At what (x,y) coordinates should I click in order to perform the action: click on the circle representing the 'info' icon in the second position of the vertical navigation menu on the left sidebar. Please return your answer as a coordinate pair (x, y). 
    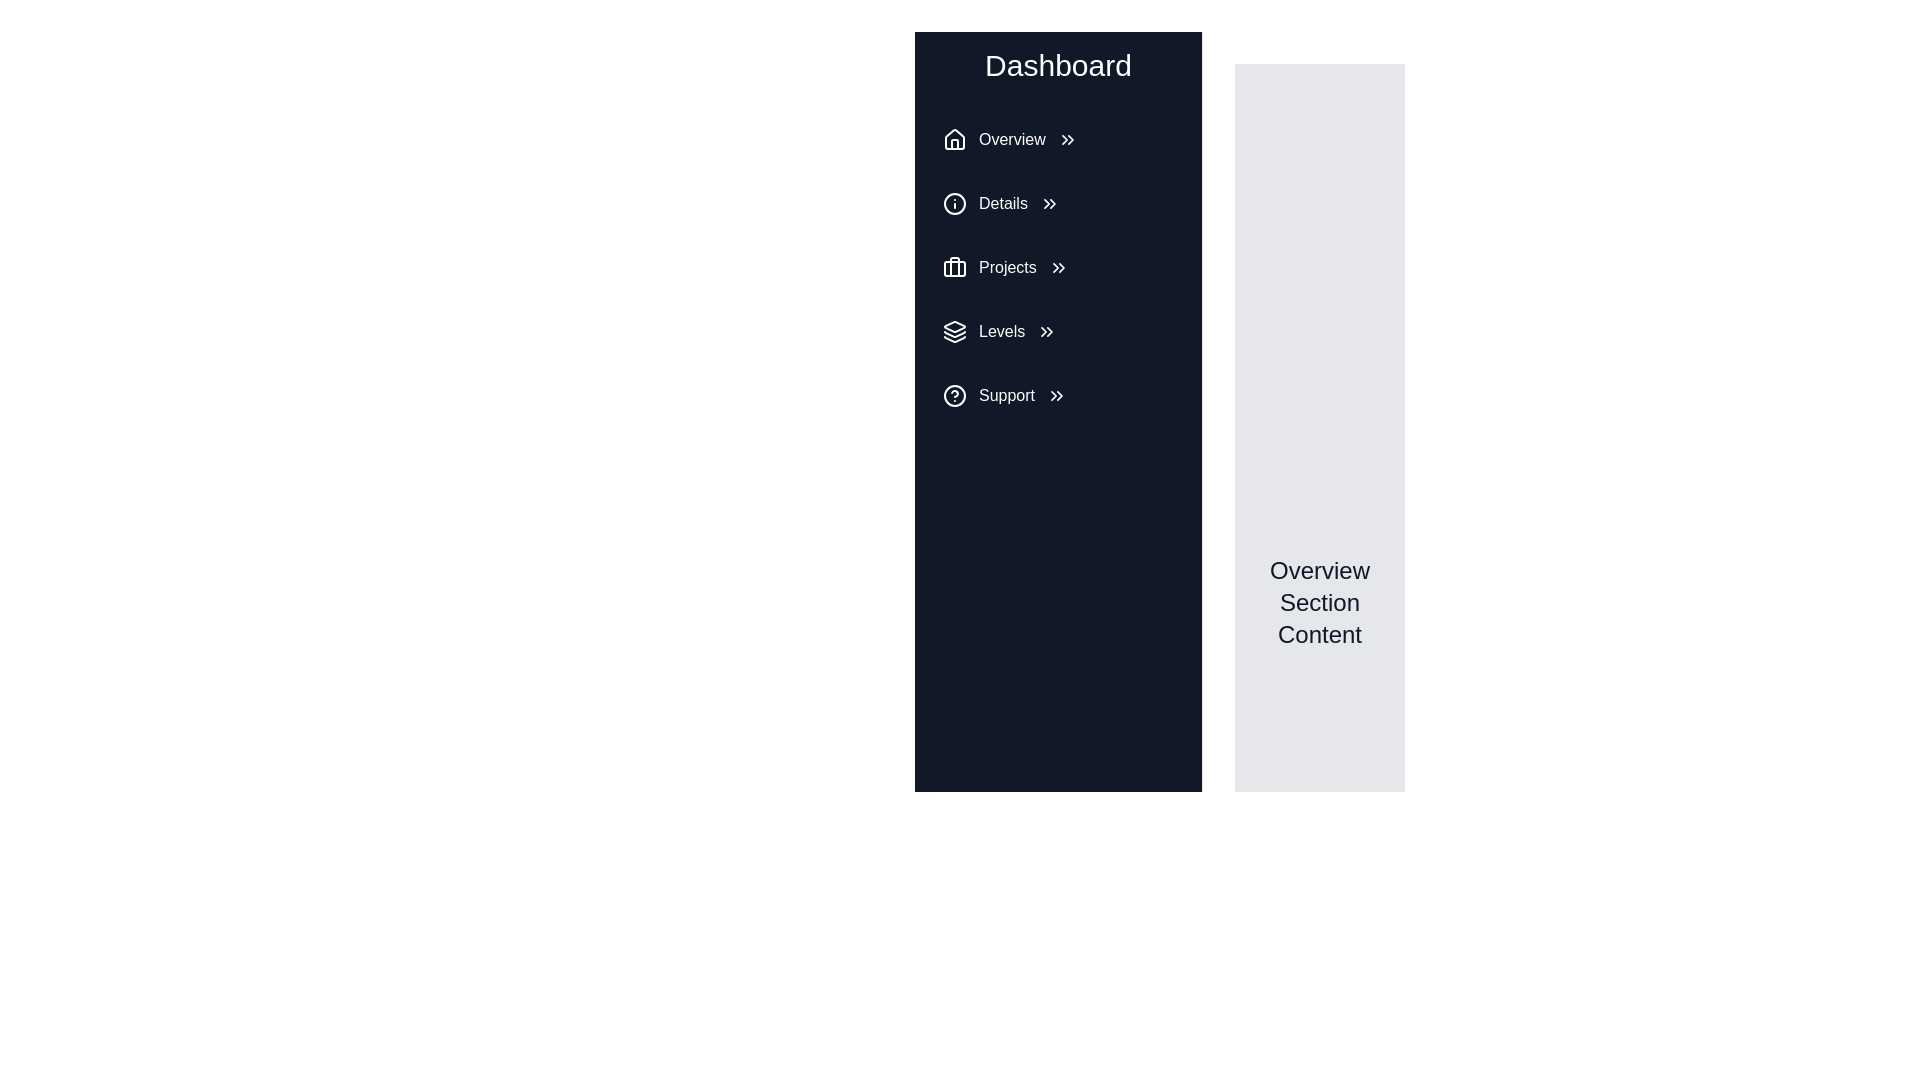
    Looking at the image, I should click on (954, 204).